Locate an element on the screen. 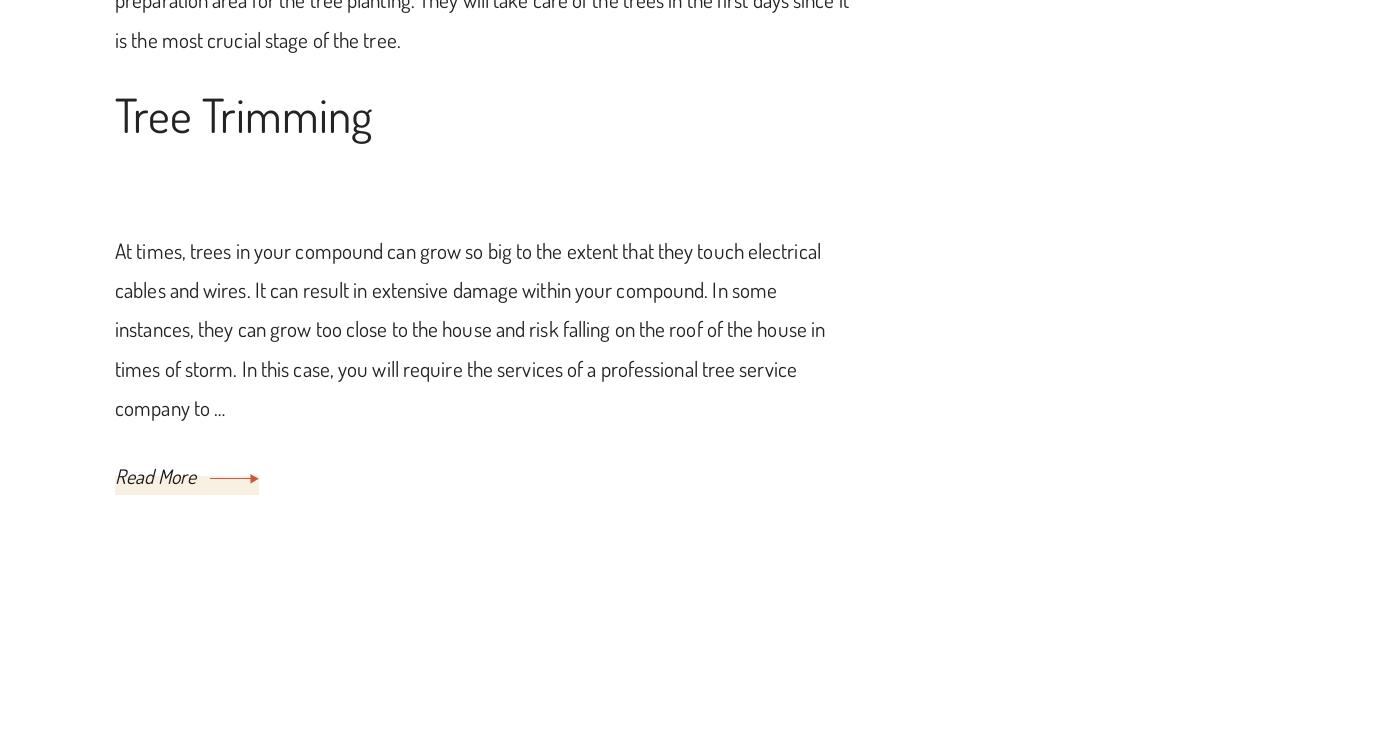  'Fnamoc Homes' is located at coordinates (430, 709).